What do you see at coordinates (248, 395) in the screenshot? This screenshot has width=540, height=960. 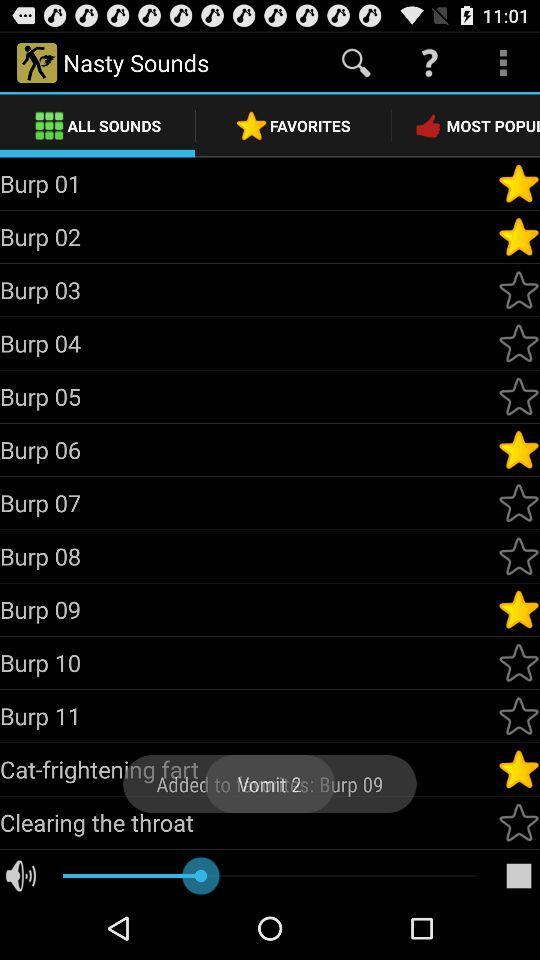 I see `burp 05` at bounding box center [248, 395].